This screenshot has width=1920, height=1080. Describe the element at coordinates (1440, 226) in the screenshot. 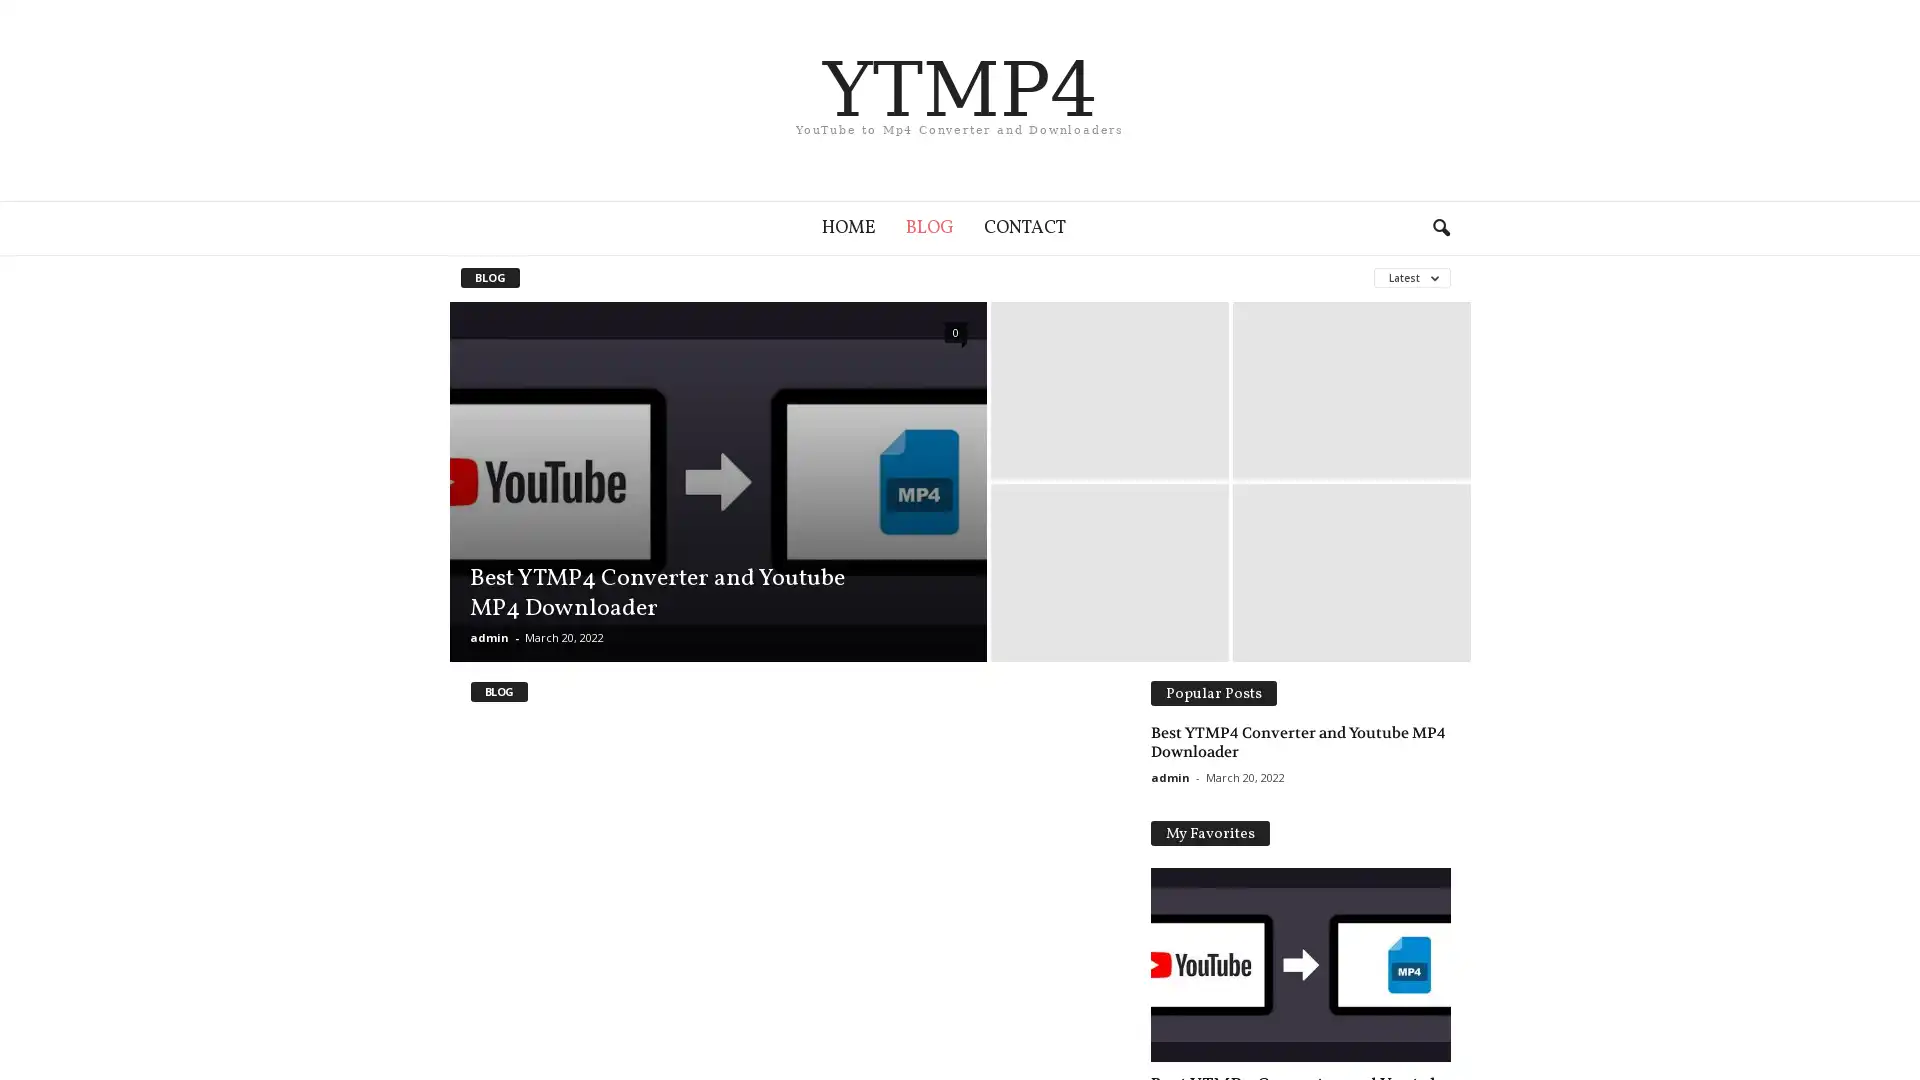

I see `search icon` at that location.